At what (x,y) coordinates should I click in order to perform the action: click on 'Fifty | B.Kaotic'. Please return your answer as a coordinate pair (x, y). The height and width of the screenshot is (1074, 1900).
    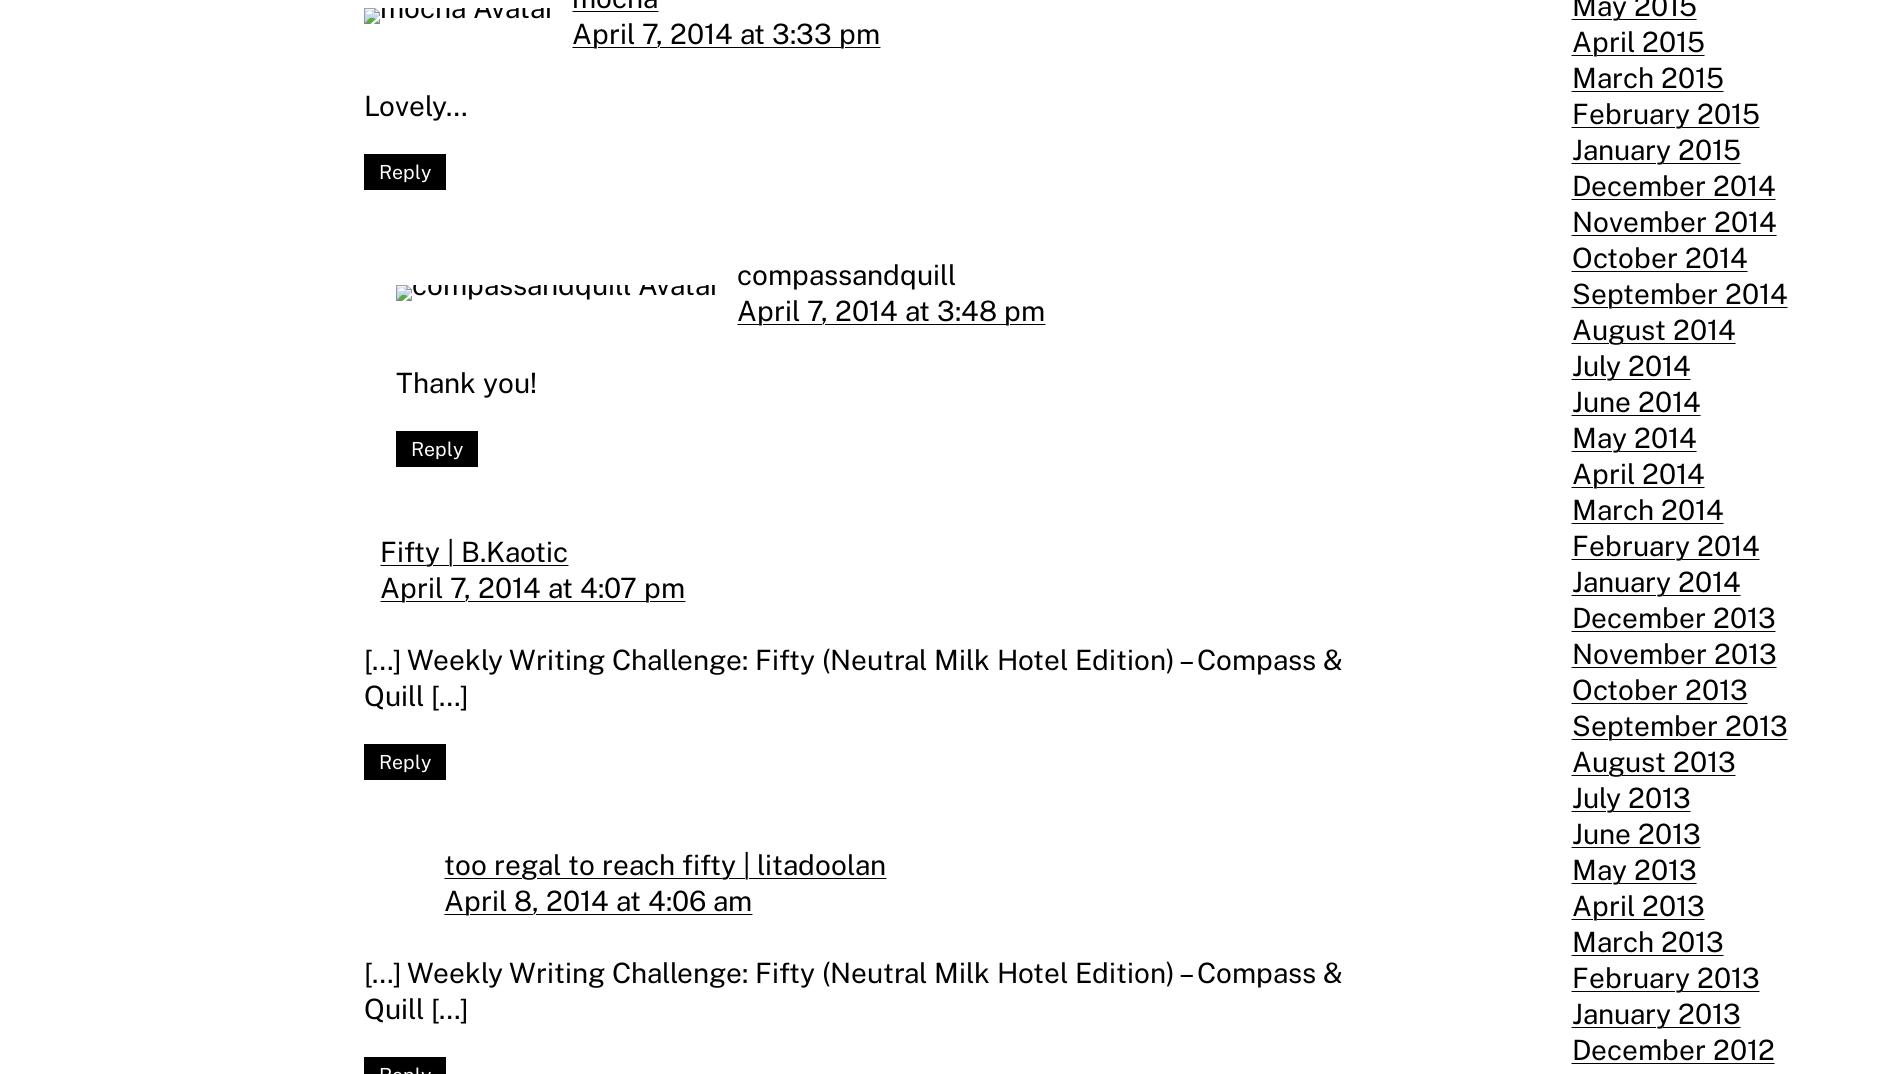
    Looking at the image, I should click on (473, 549).